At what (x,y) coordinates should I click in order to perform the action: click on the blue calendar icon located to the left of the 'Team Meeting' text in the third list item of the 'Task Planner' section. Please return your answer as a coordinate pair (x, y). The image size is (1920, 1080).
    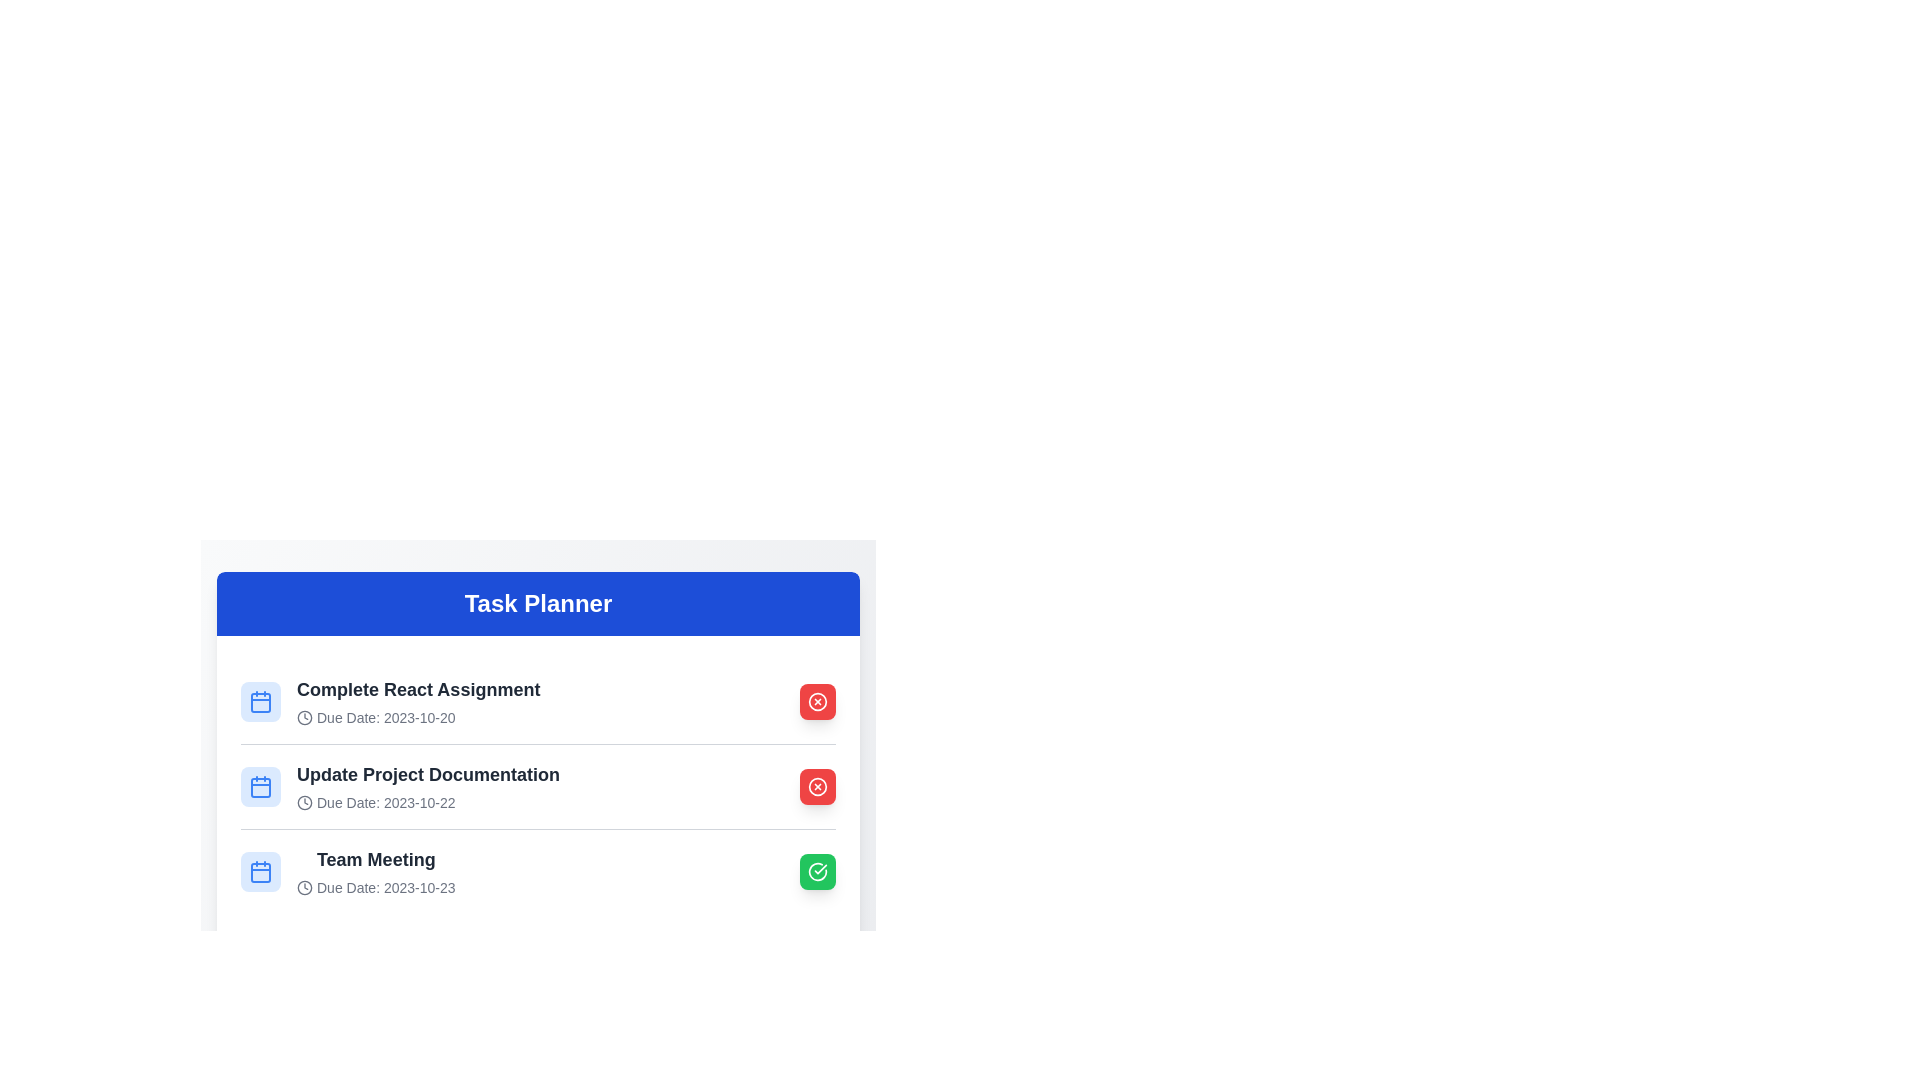
    Looking at the image, I should click on (259, 870).